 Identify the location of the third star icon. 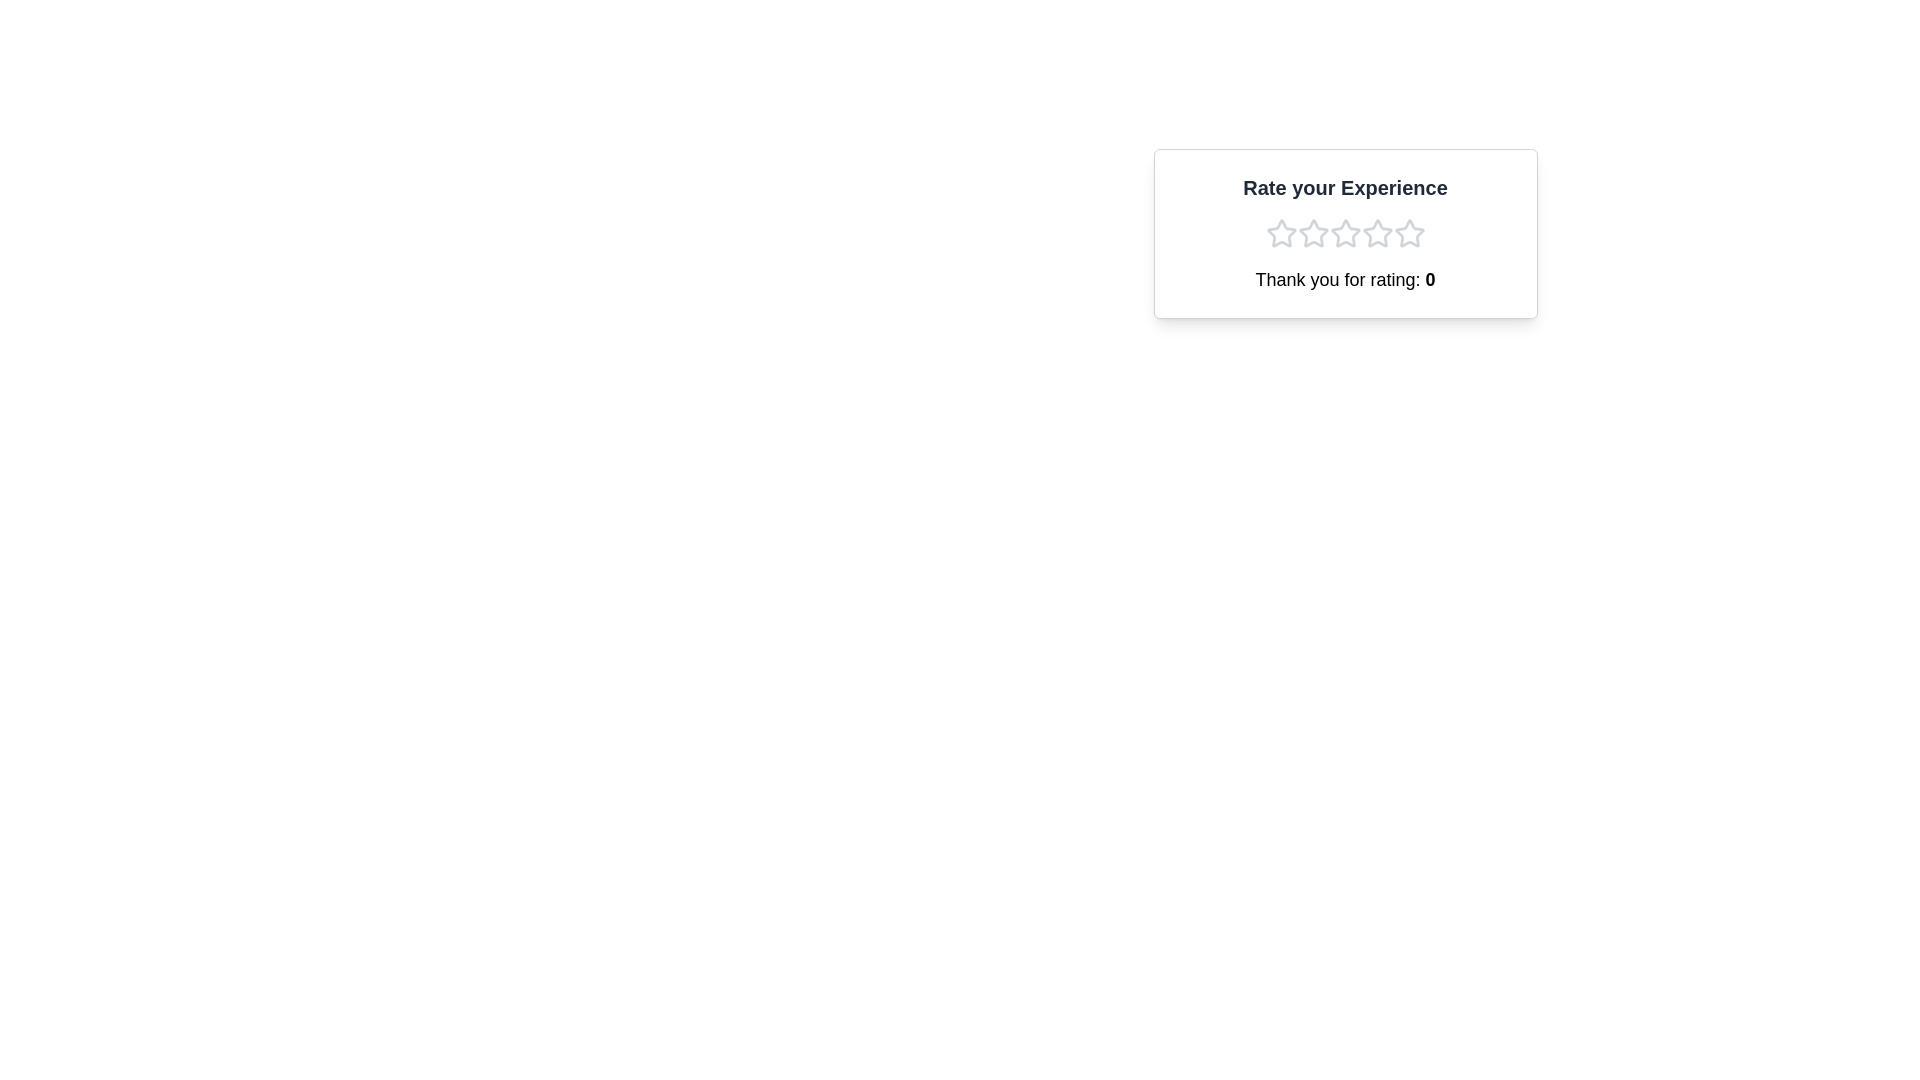
(1376, 231).